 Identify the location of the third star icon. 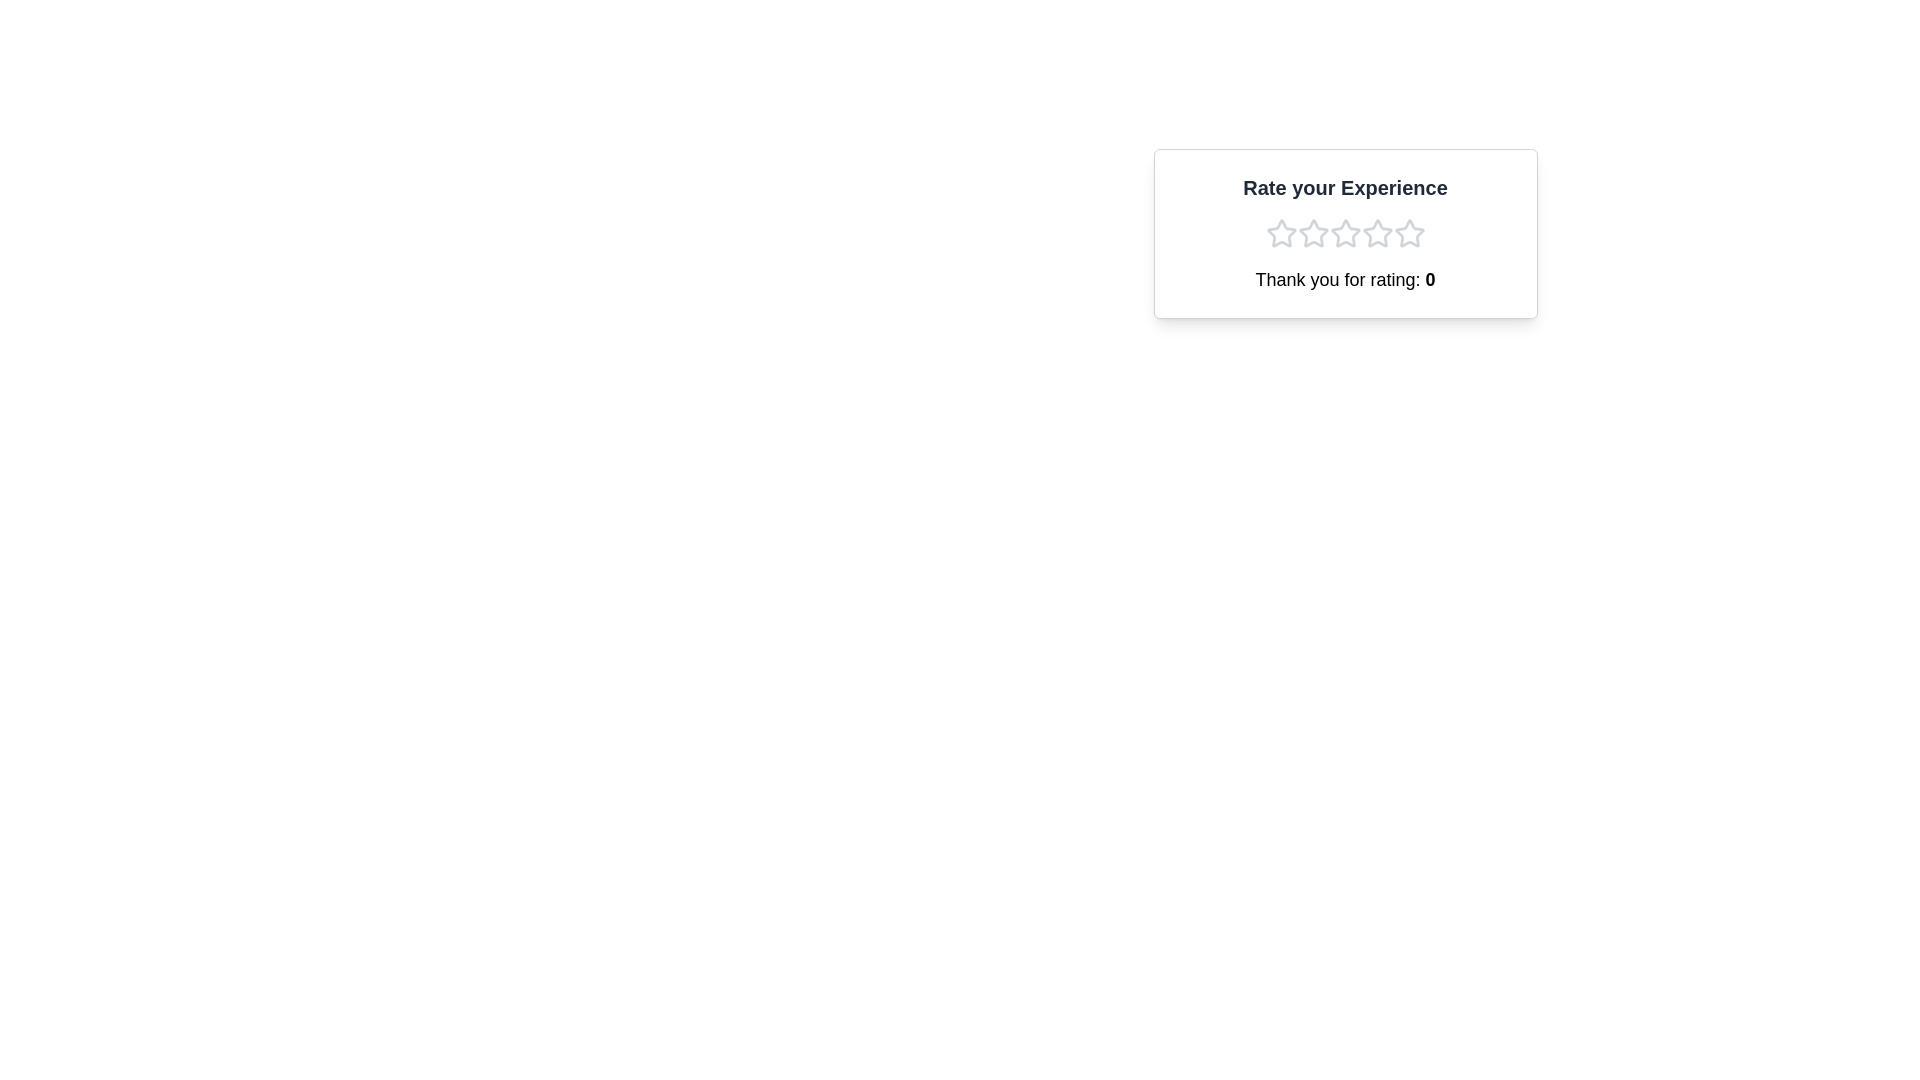
(1376, 231).